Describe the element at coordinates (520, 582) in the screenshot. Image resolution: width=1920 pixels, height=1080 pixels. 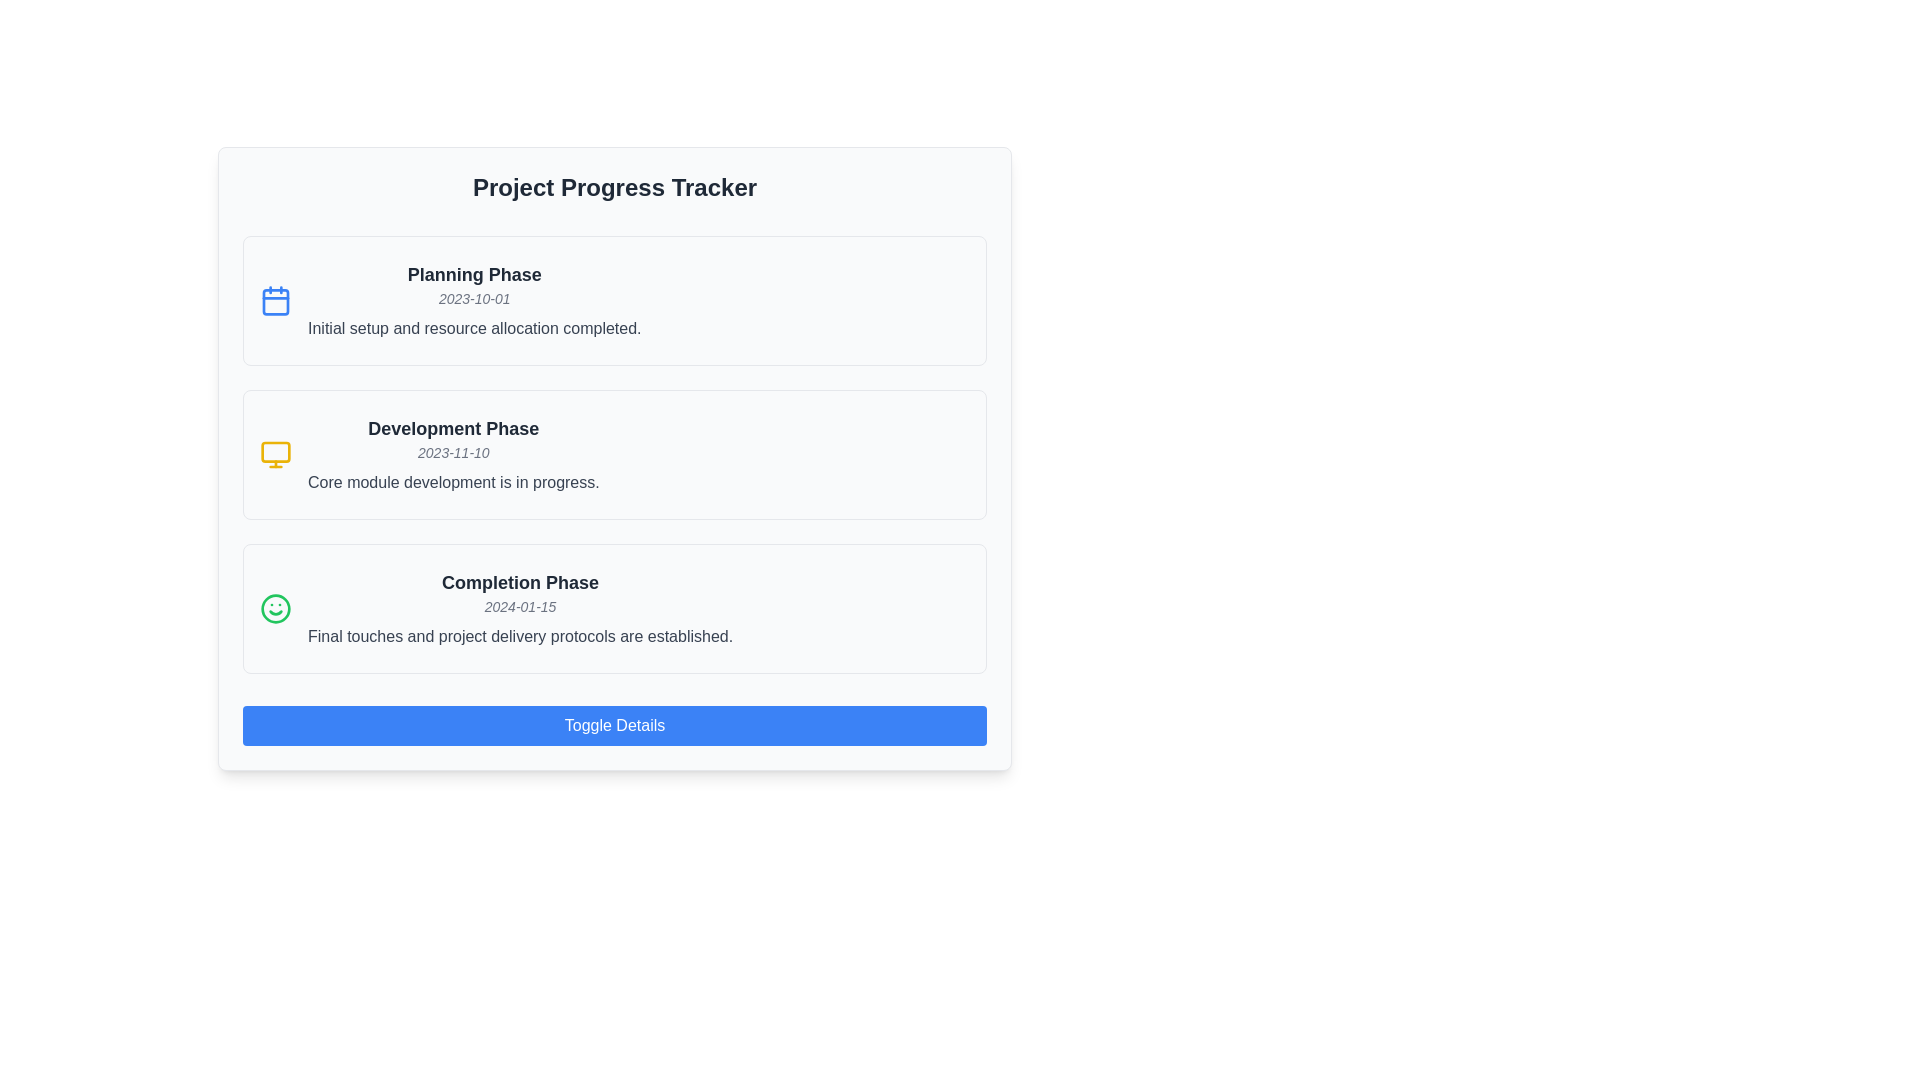
I see `the Text Label indicating the 'Completion Phase' of the project, which is positioned above the date '2024-01-15' and the description text` at that location.